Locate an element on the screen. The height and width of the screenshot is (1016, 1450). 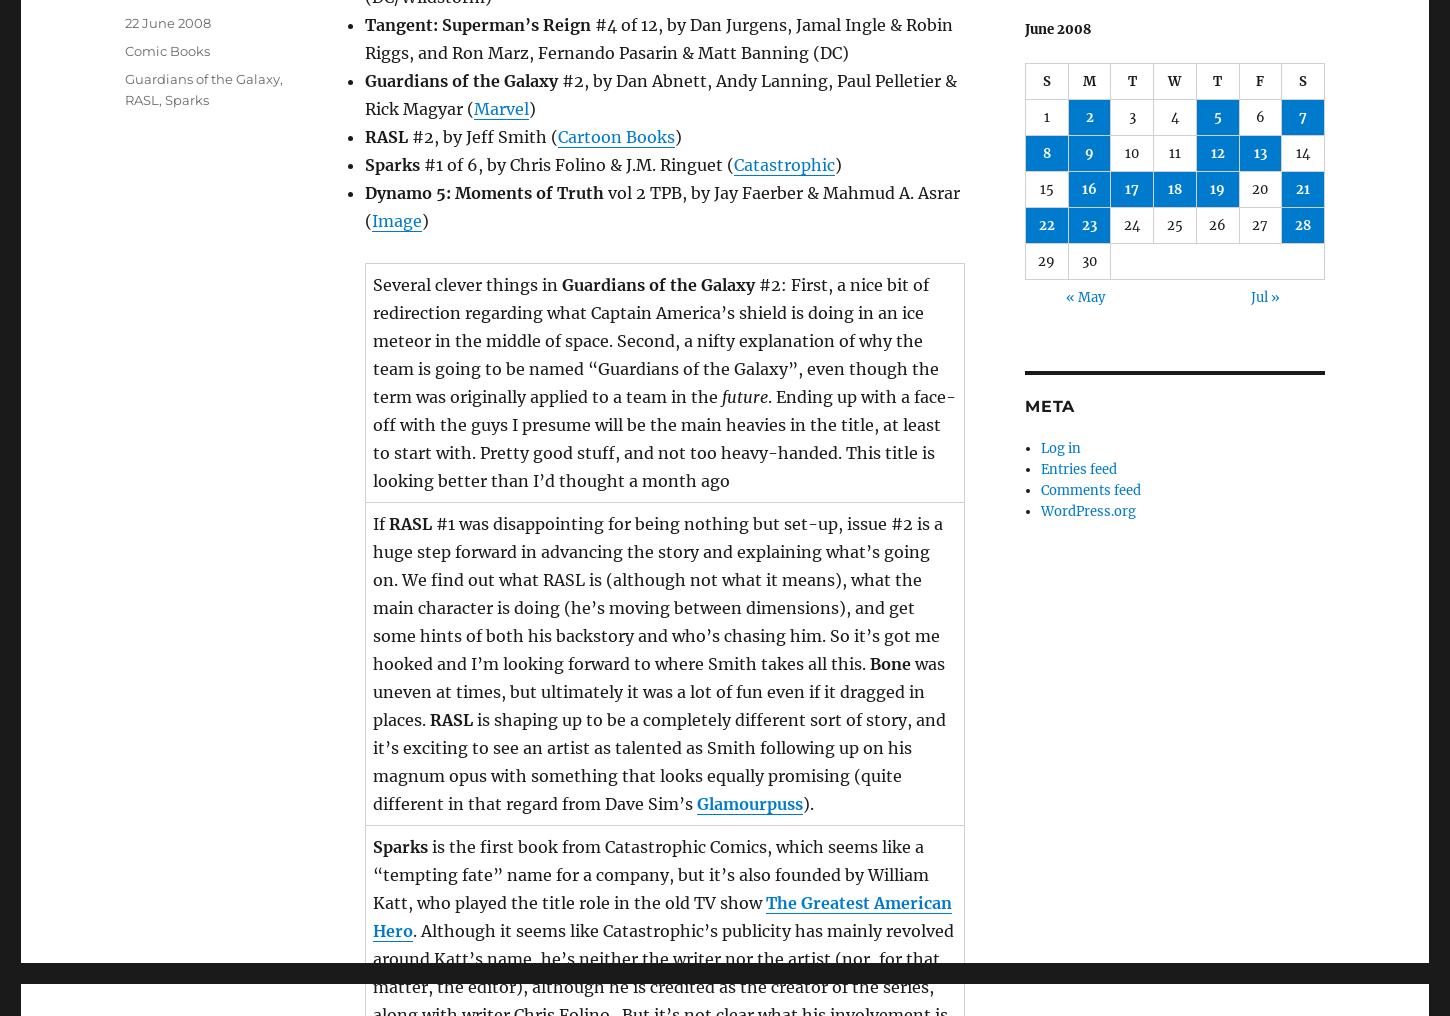
'26' is located at coordinates (1209, 224).